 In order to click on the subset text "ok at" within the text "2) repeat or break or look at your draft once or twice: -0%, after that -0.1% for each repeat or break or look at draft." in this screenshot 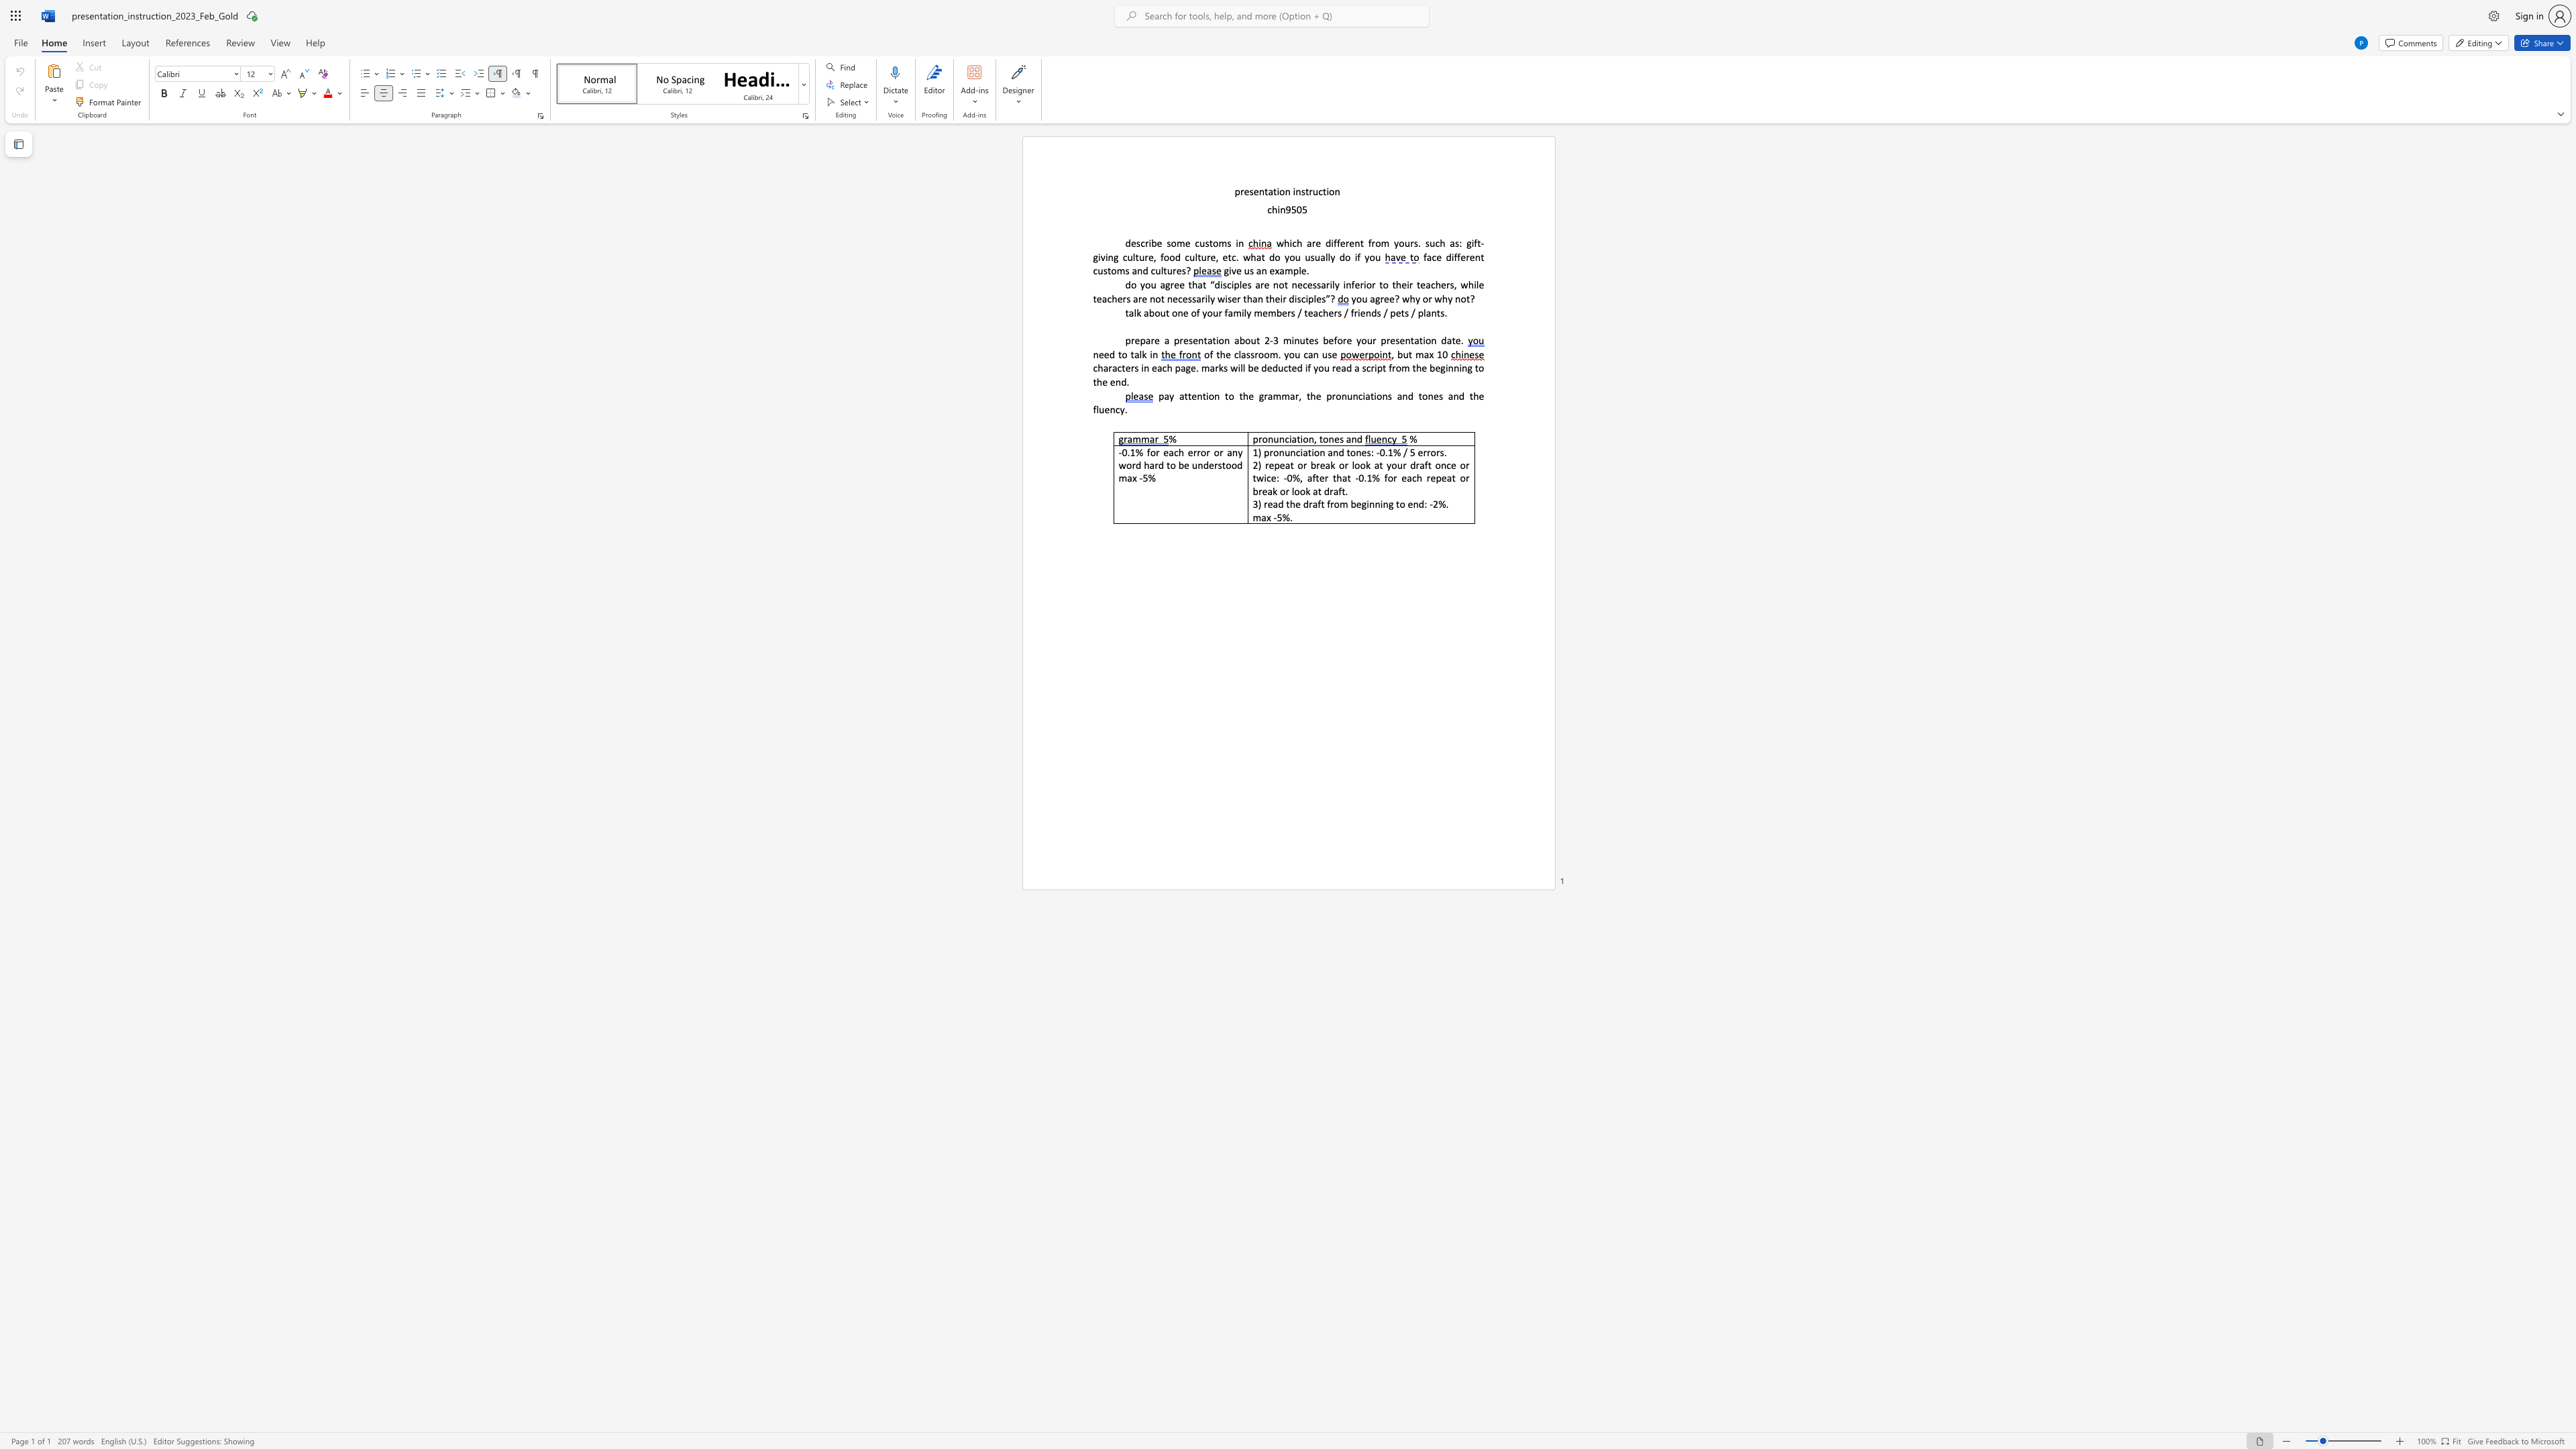, I will do `click(1358, 464)`.